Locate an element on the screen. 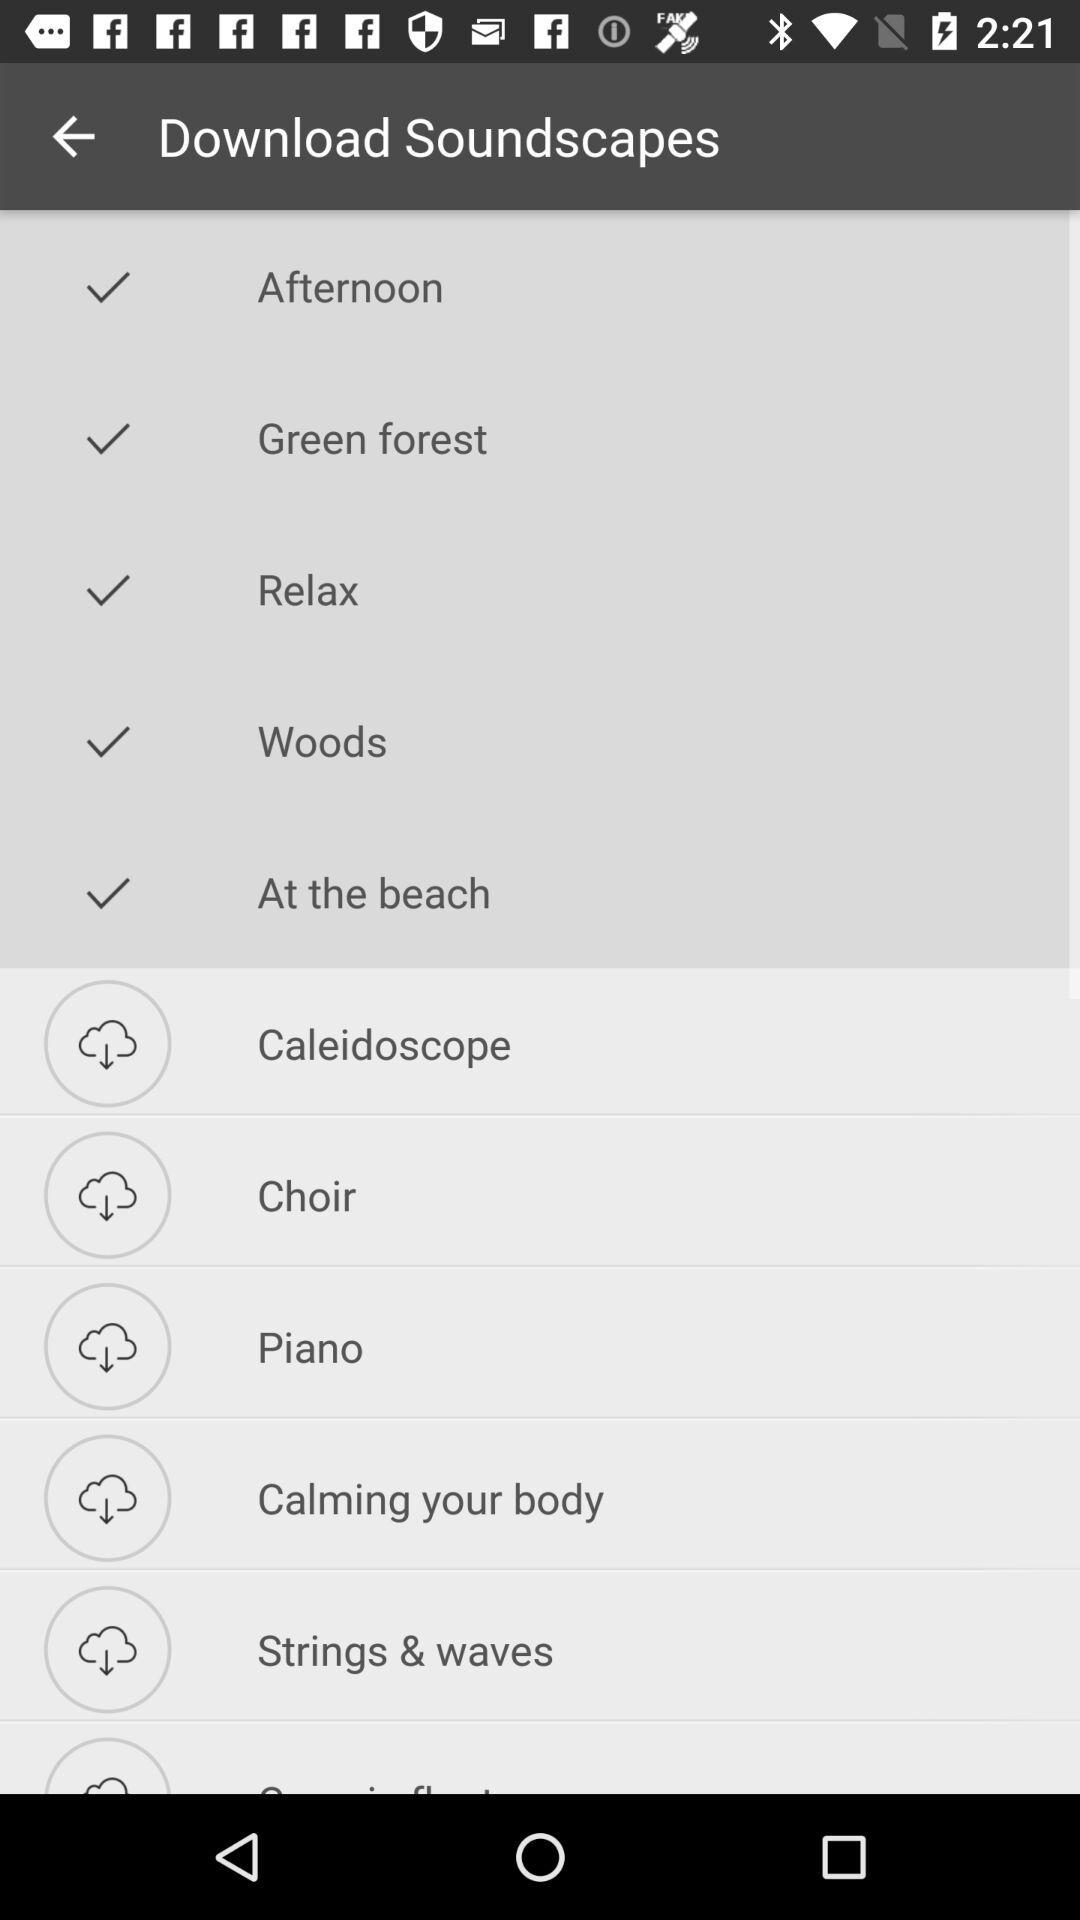 The image size is (1080, 1920). afternoon icon is located at coordinates (668, 285).